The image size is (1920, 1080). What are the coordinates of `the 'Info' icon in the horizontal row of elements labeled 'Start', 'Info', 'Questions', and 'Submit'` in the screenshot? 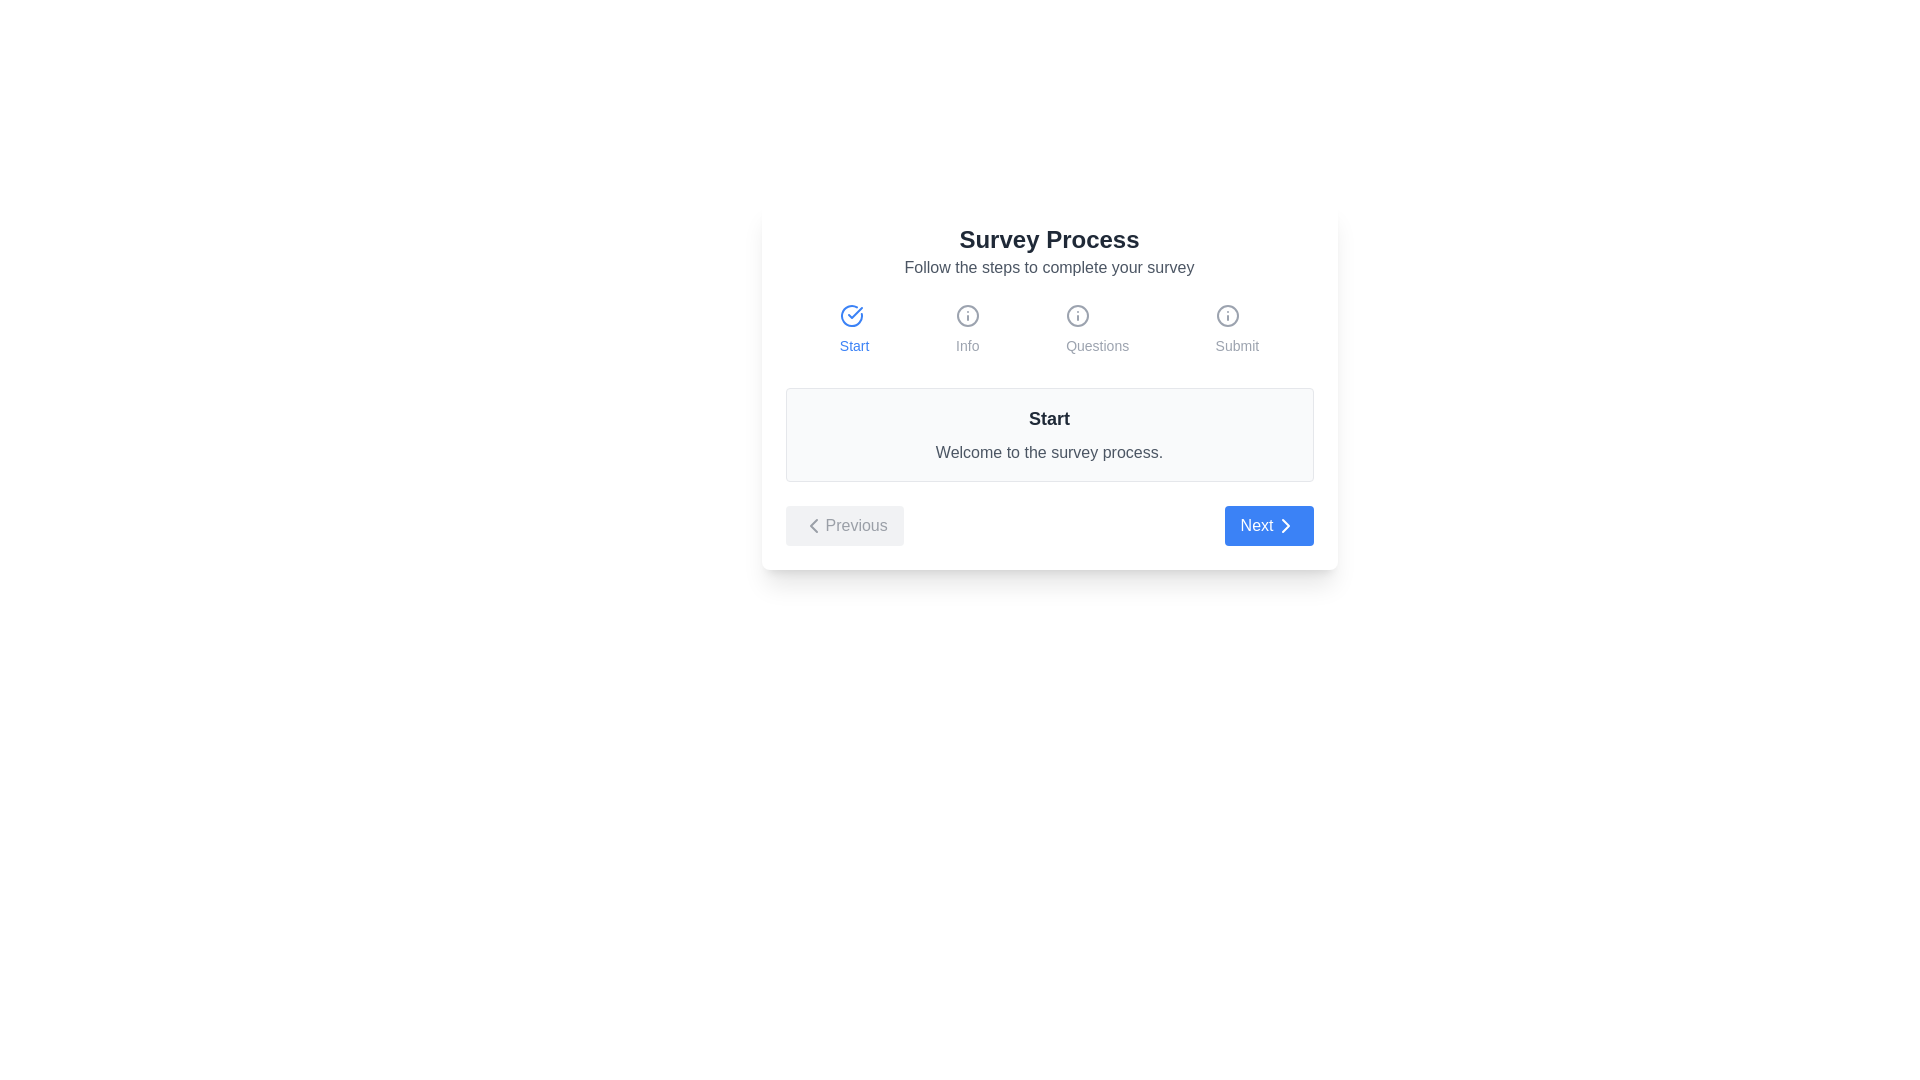 It's located at (967, 329).